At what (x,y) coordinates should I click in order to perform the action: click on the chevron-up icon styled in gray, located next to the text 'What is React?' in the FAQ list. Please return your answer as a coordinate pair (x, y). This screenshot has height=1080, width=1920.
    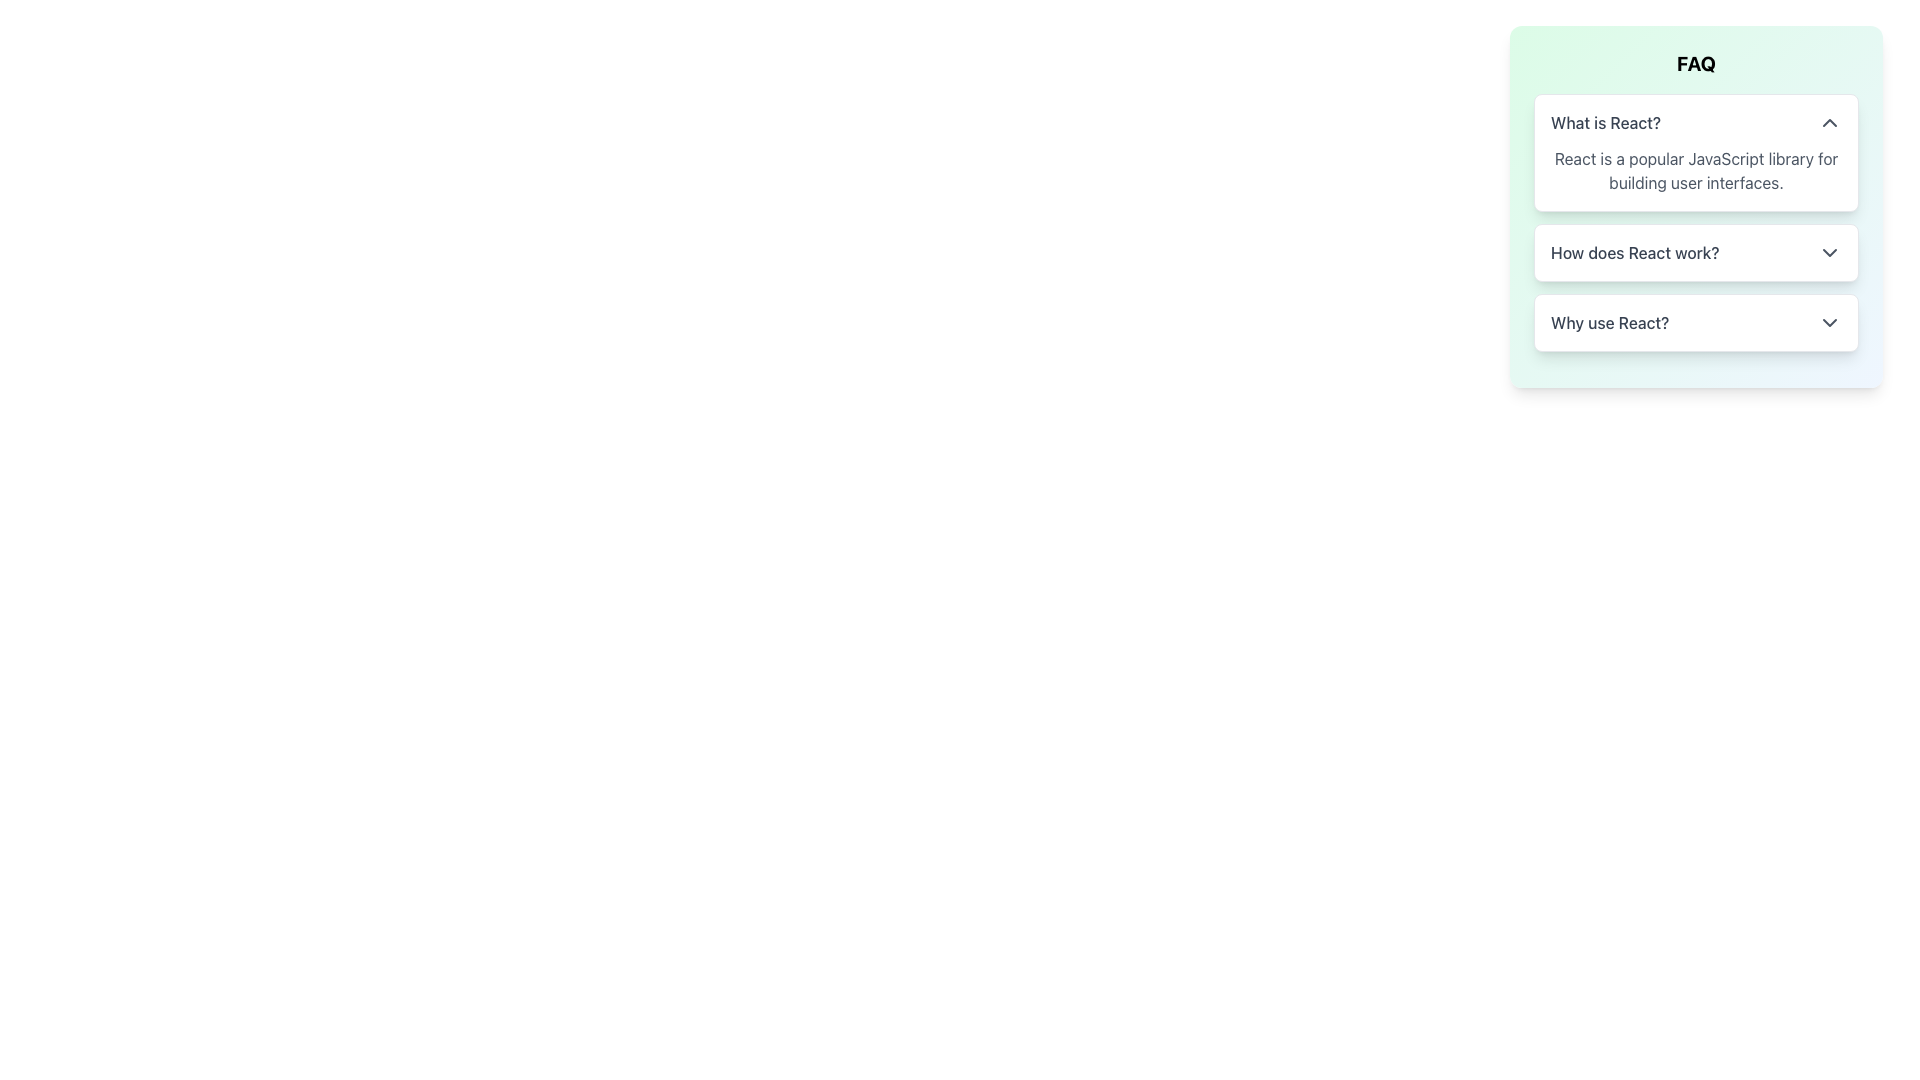
    Looking at the image, I should click on (1829, 123).